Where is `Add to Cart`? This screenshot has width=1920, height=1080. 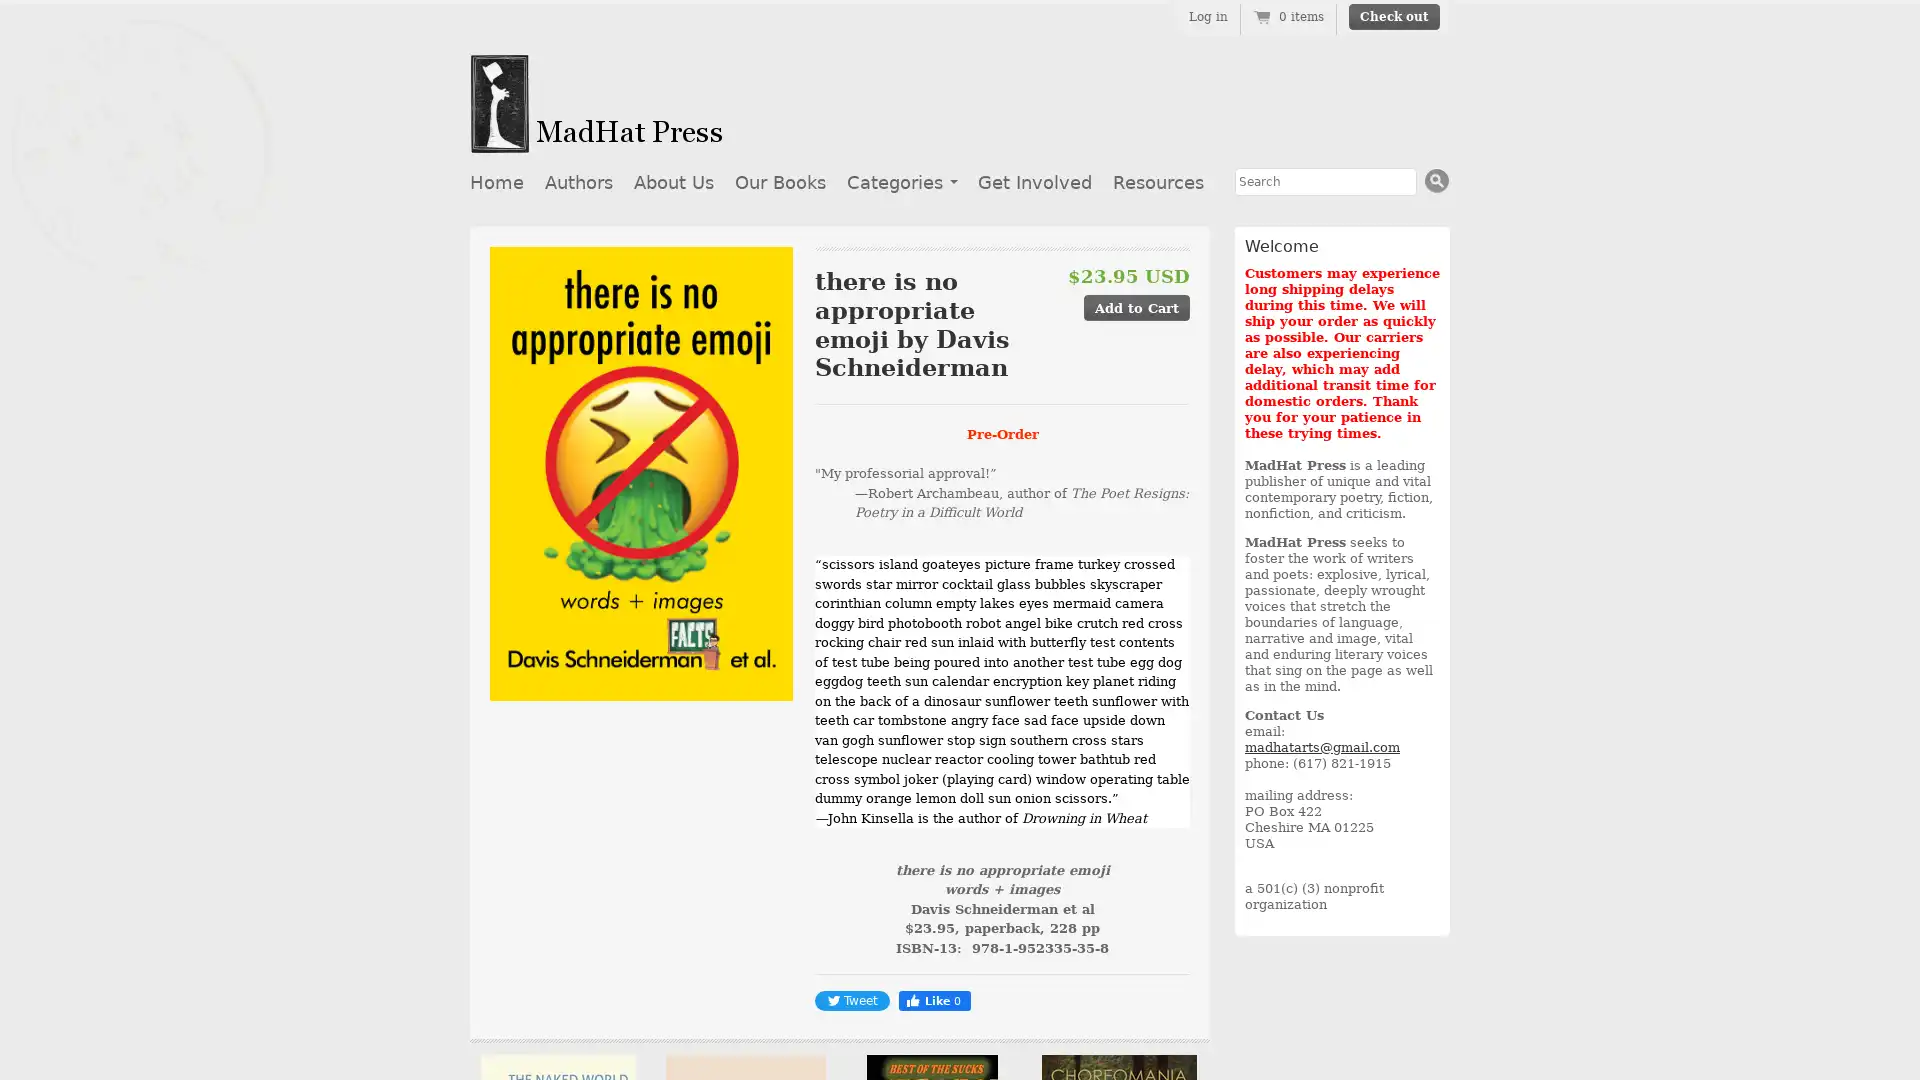 Add to Cart is located at coordinates (1137, 307).